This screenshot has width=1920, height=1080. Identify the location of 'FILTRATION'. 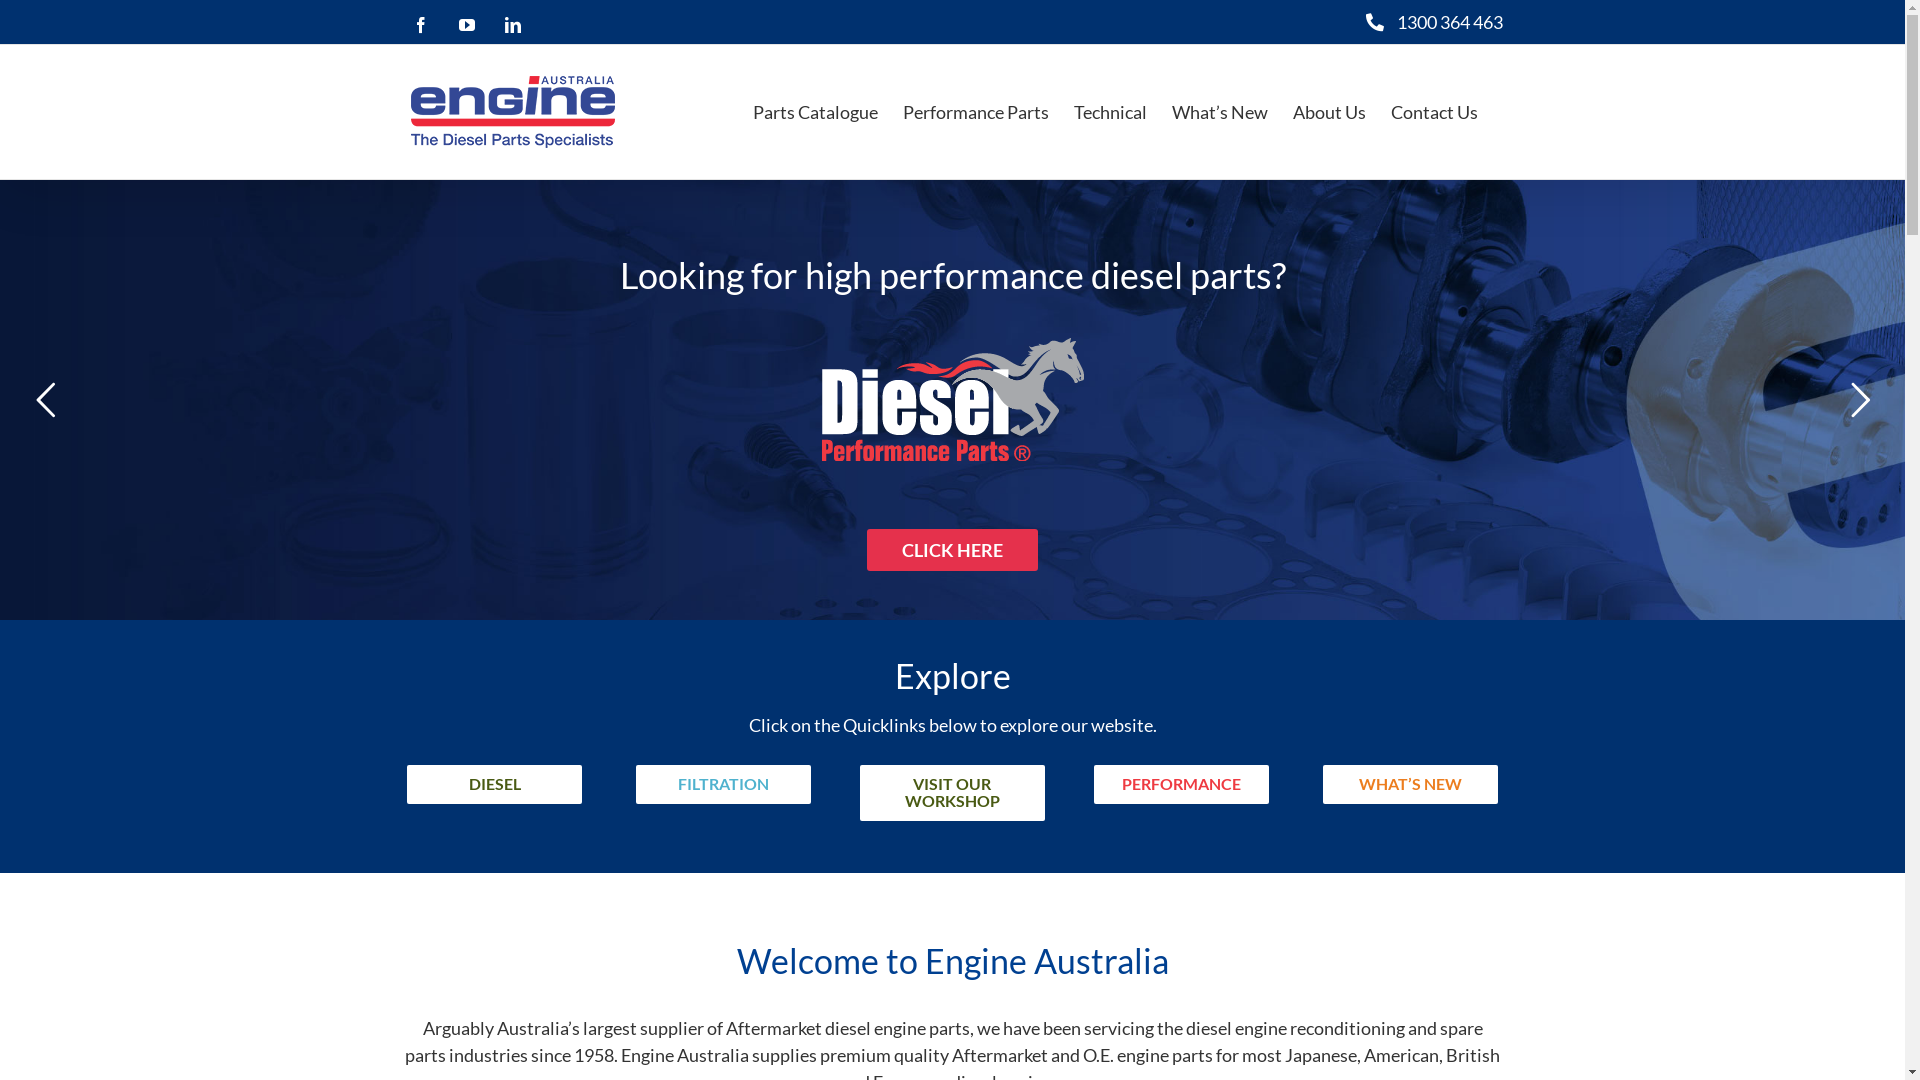
(722, 783).